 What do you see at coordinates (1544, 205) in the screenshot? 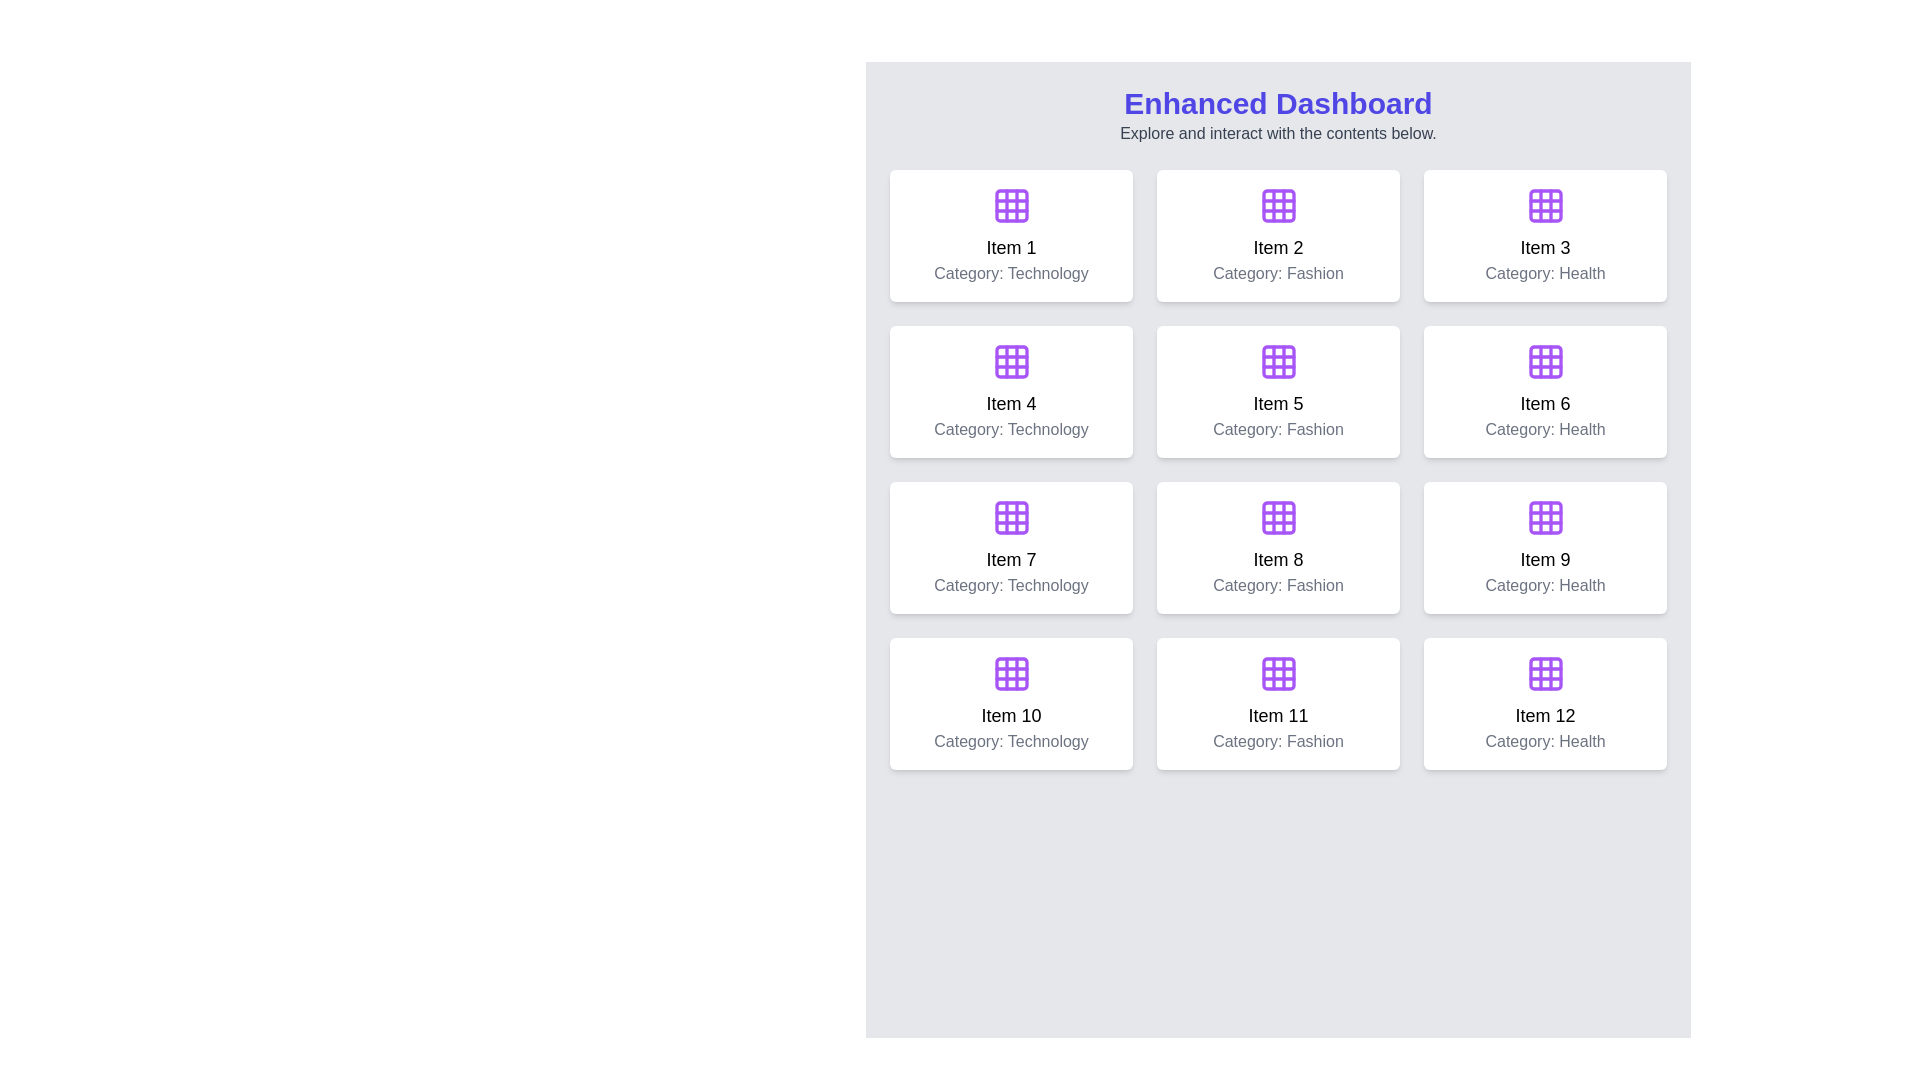
I see `the purple grid icon located at the center of the card labeled 'Item 3' and 'Category: Health'` at bounding box center [1544, 205].